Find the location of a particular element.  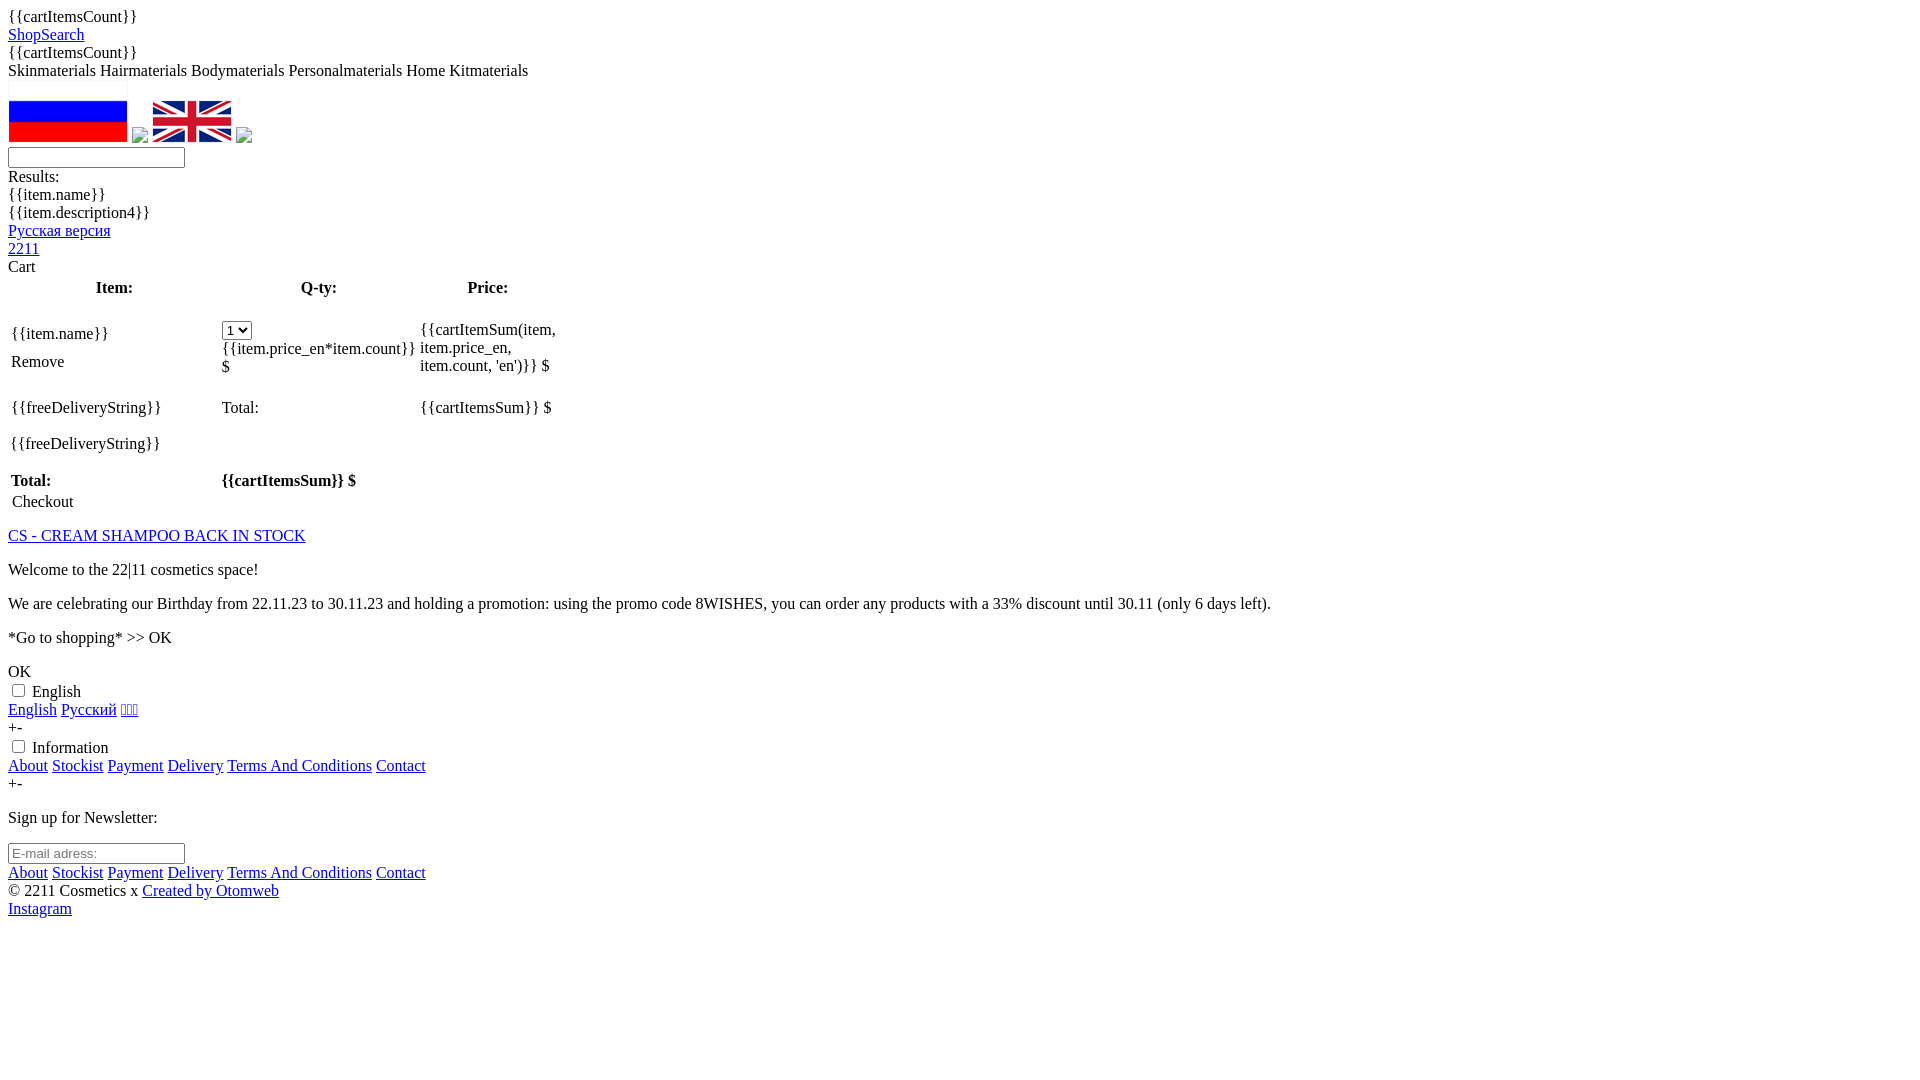

'+-' is located at coordinates (14, 727).